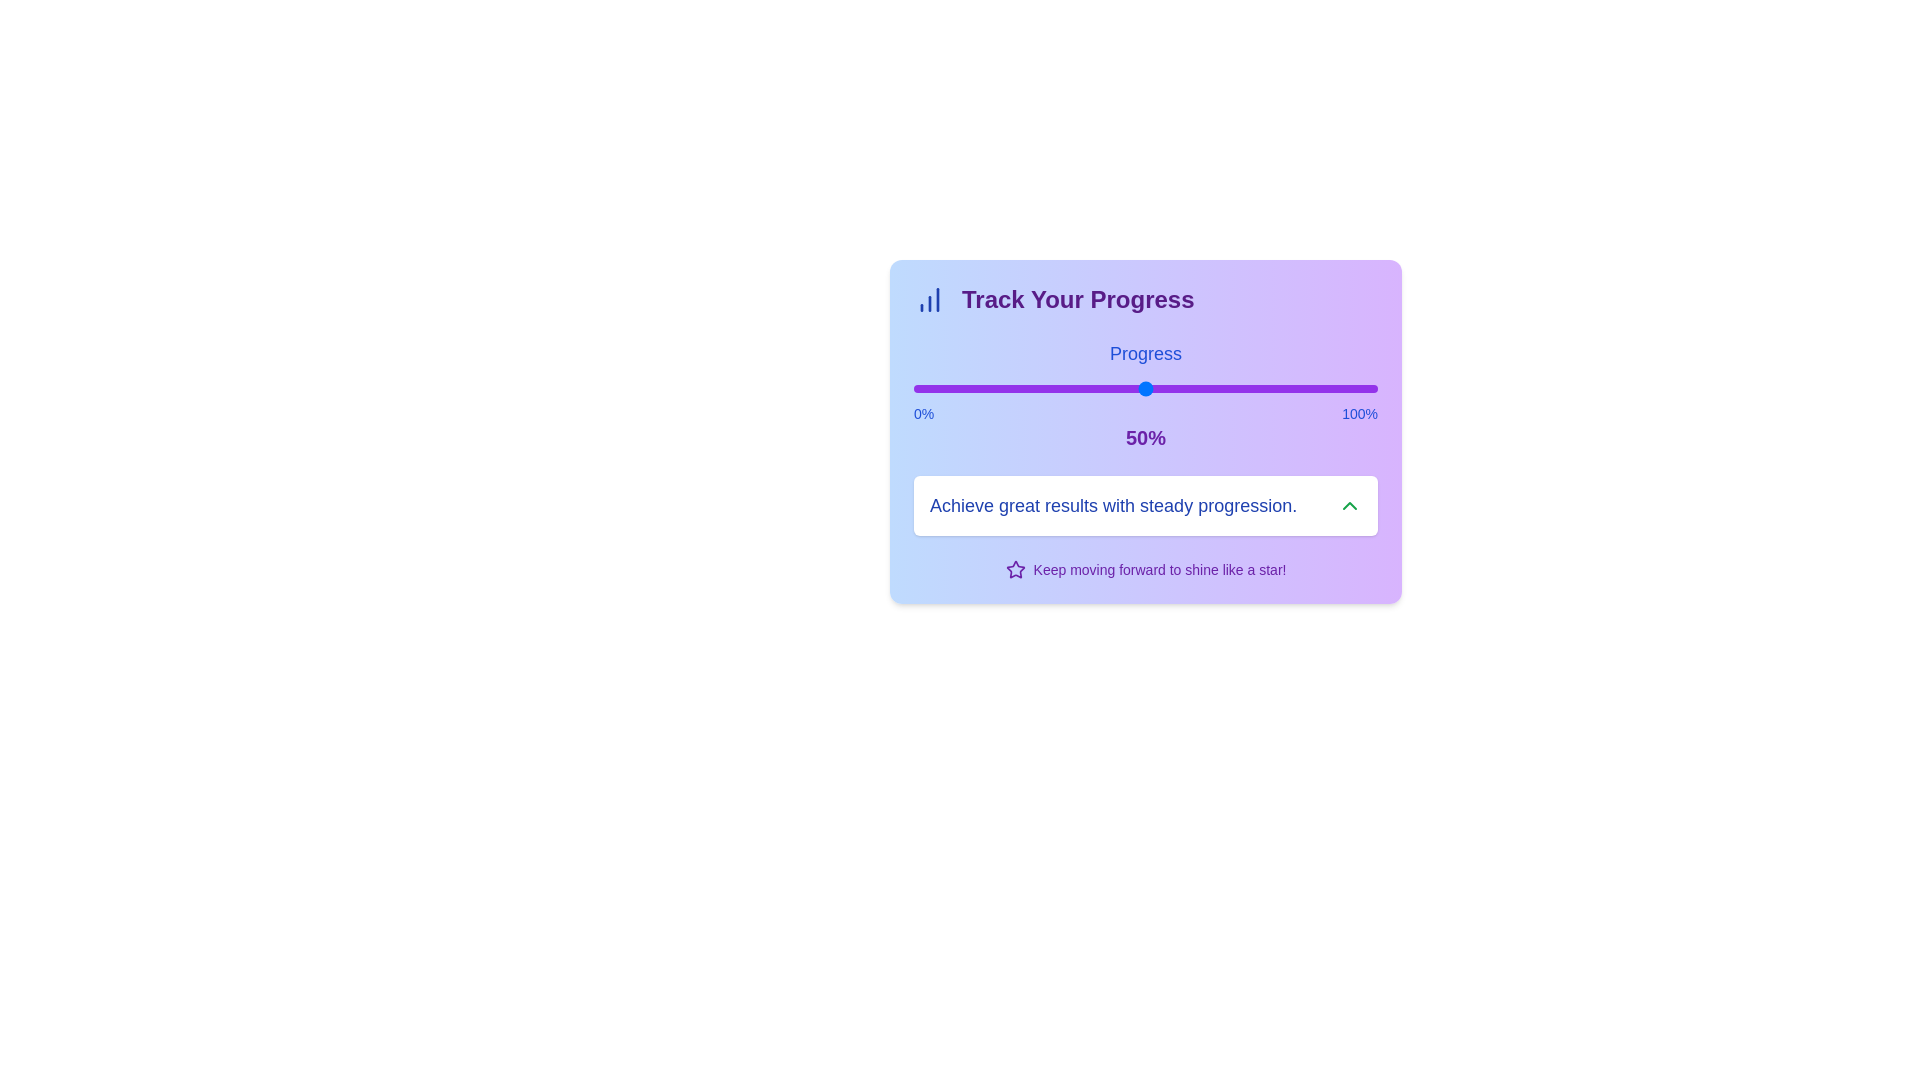  What do you see at coordinates (929, 300) in the screenshot?
I see `the blue bar chart icon located to the left of the 'Track Your Progress' title text at the top of the interface` at bounding box center [929, 300].